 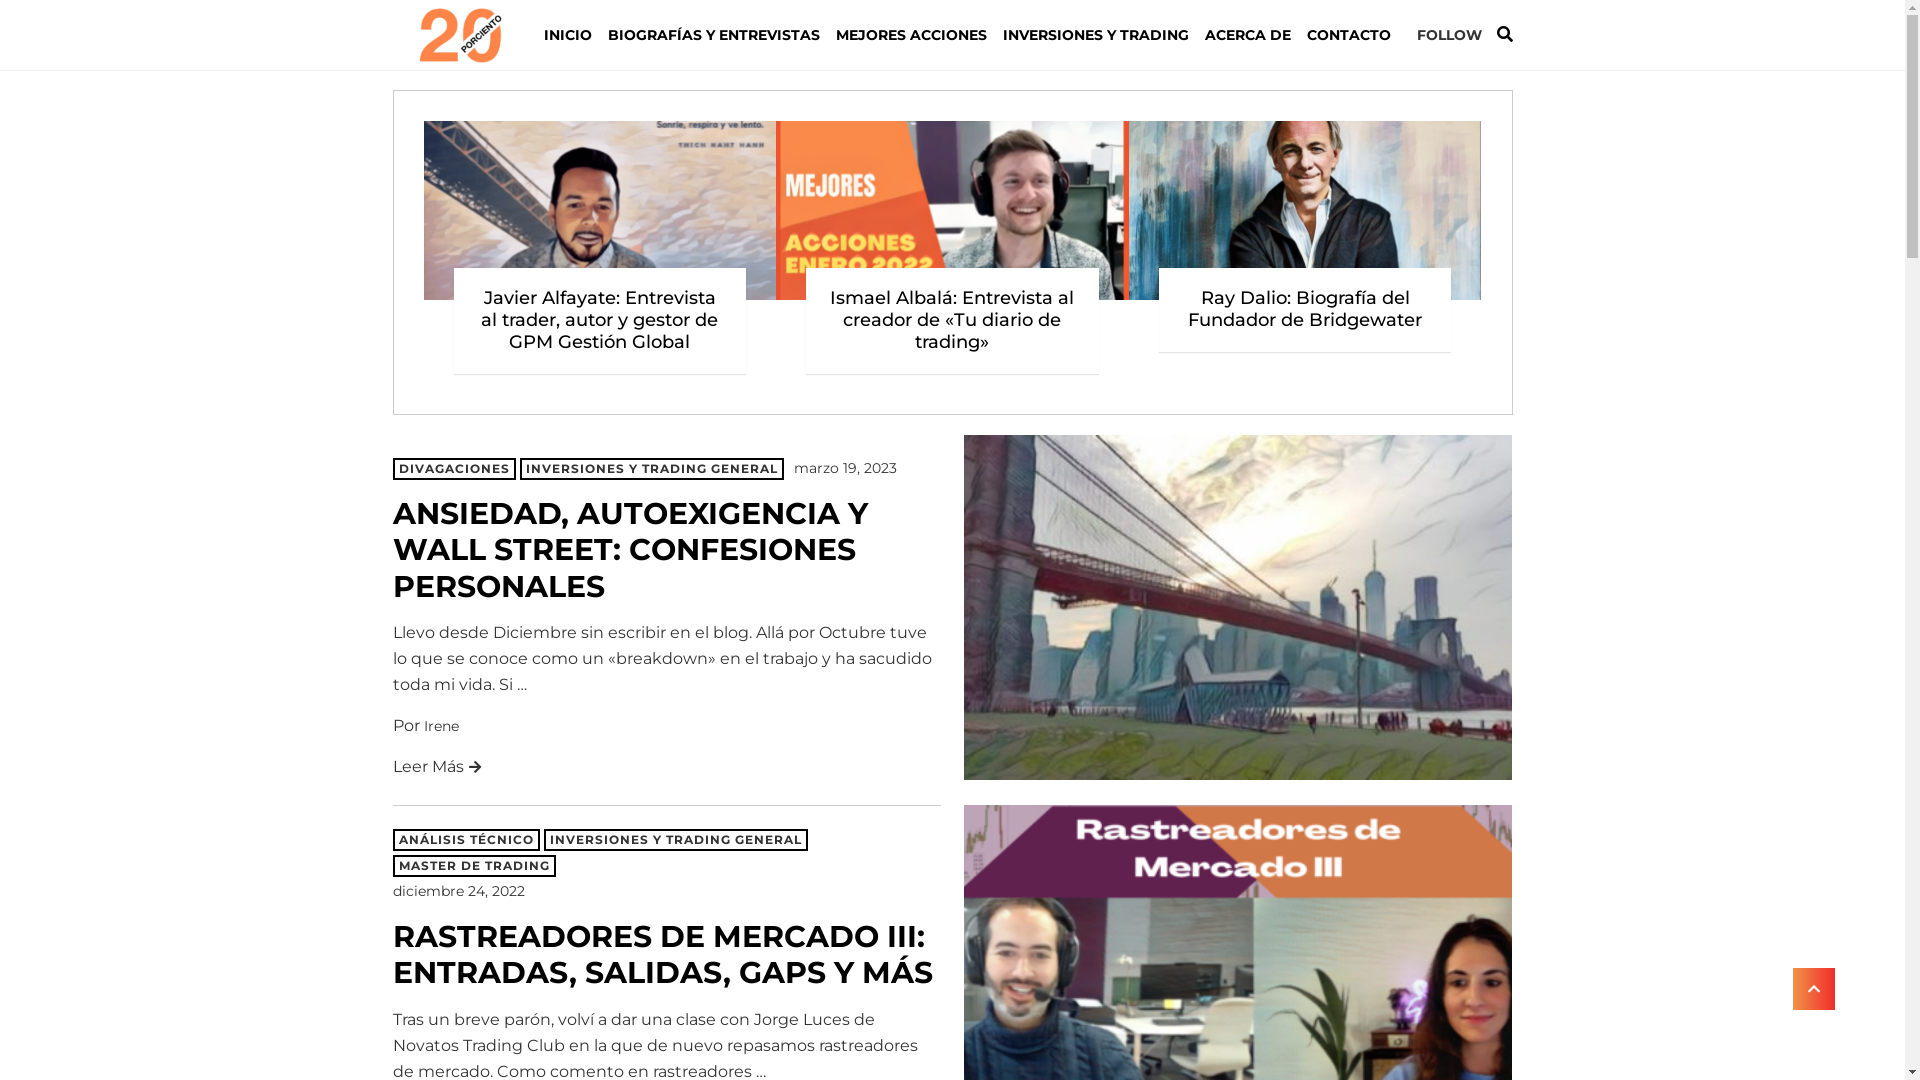 I want to click on 'Skip to navigation', so click(x=392, y=34).